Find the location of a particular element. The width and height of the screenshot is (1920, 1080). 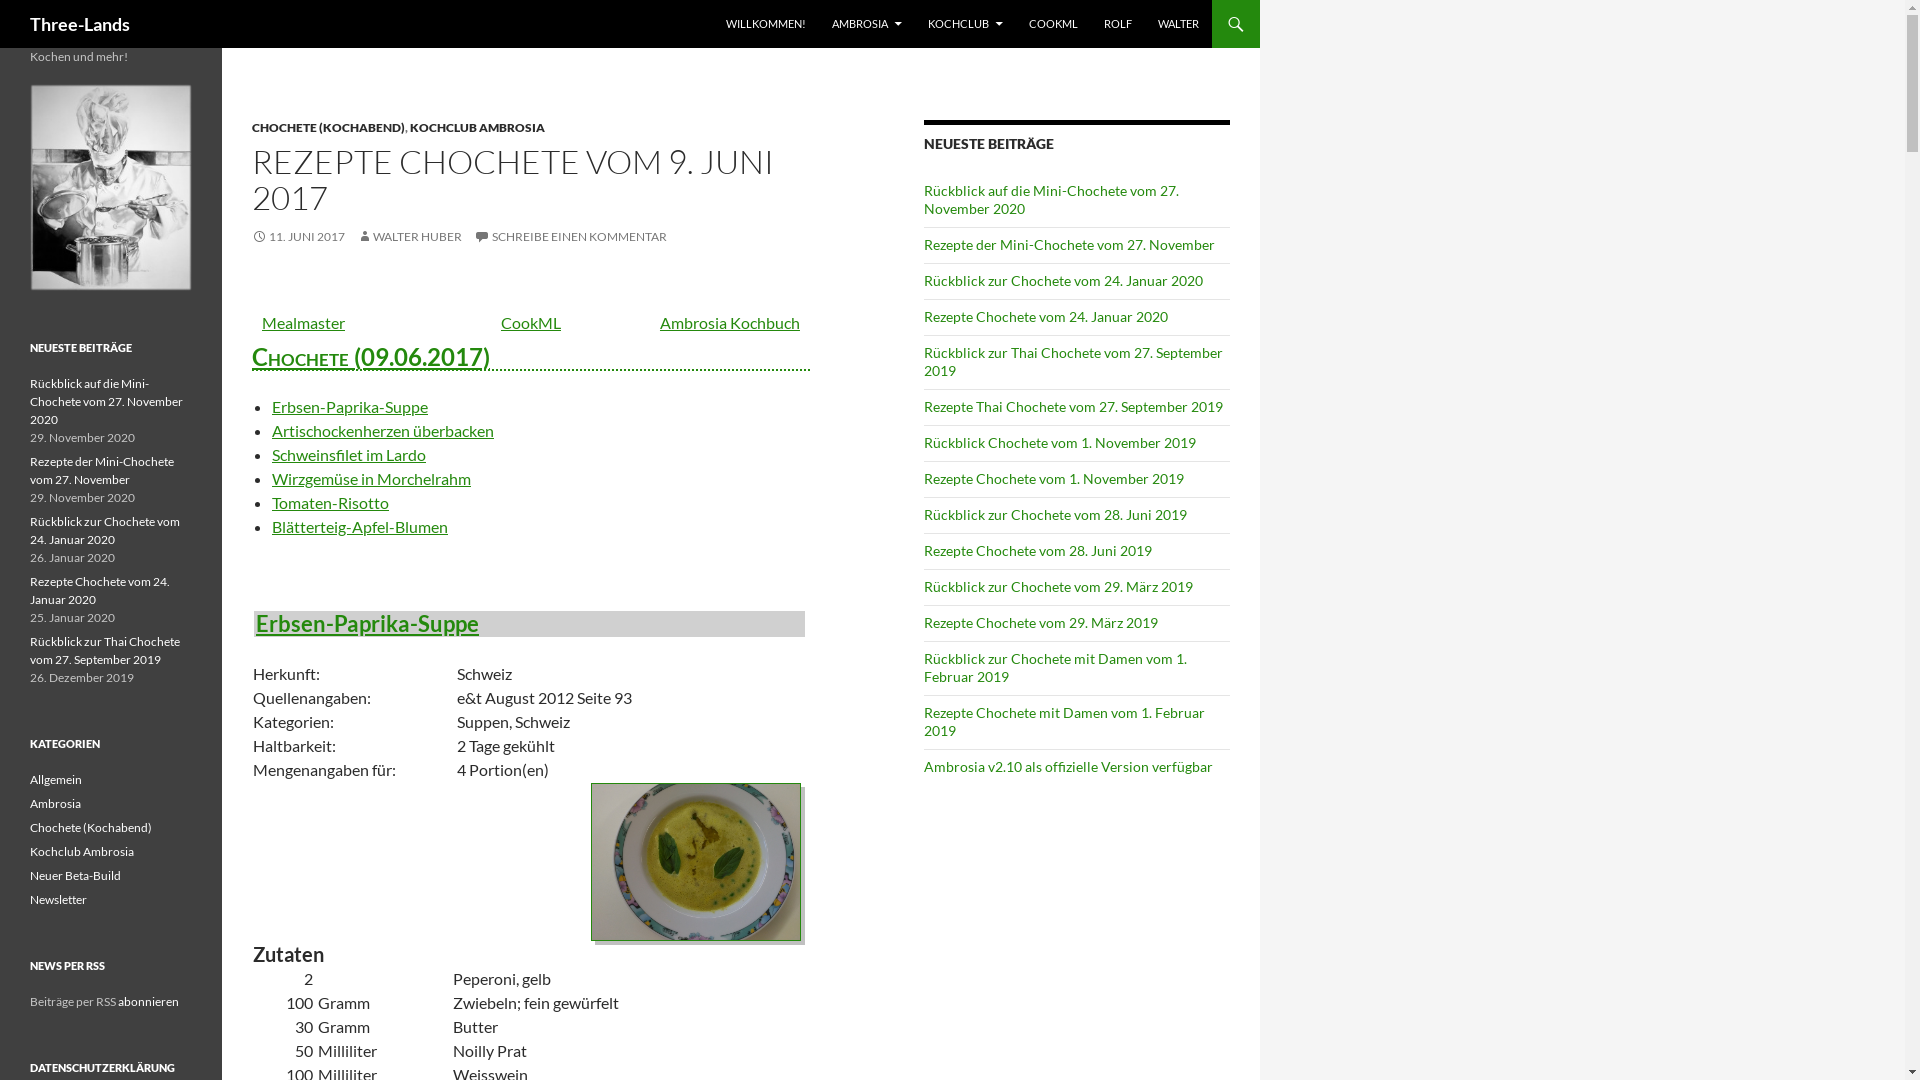

'Rezepte Chochete vom 28. Juni 2019' is located at coordinates (1037, 550).